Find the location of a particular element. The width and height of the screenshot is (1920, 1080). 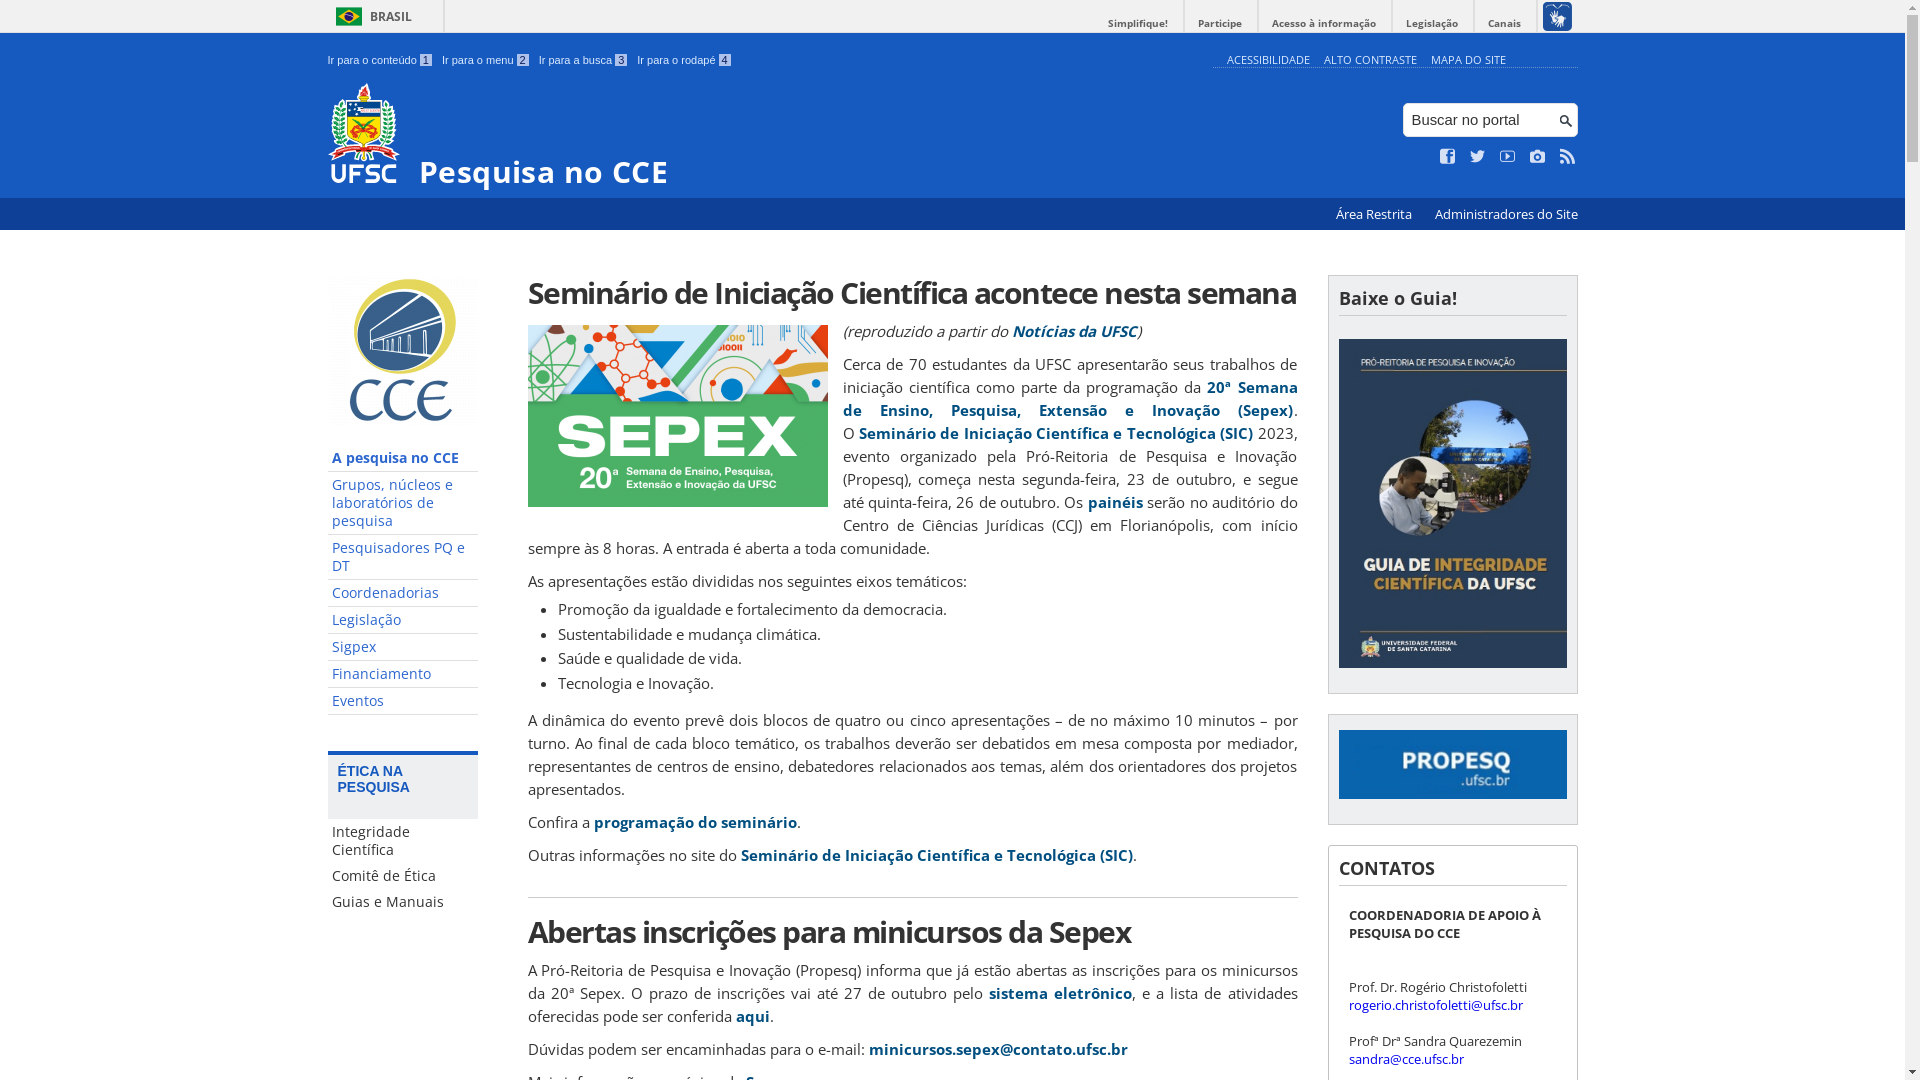

'Financiamento' is located at coordinates (402, 674).